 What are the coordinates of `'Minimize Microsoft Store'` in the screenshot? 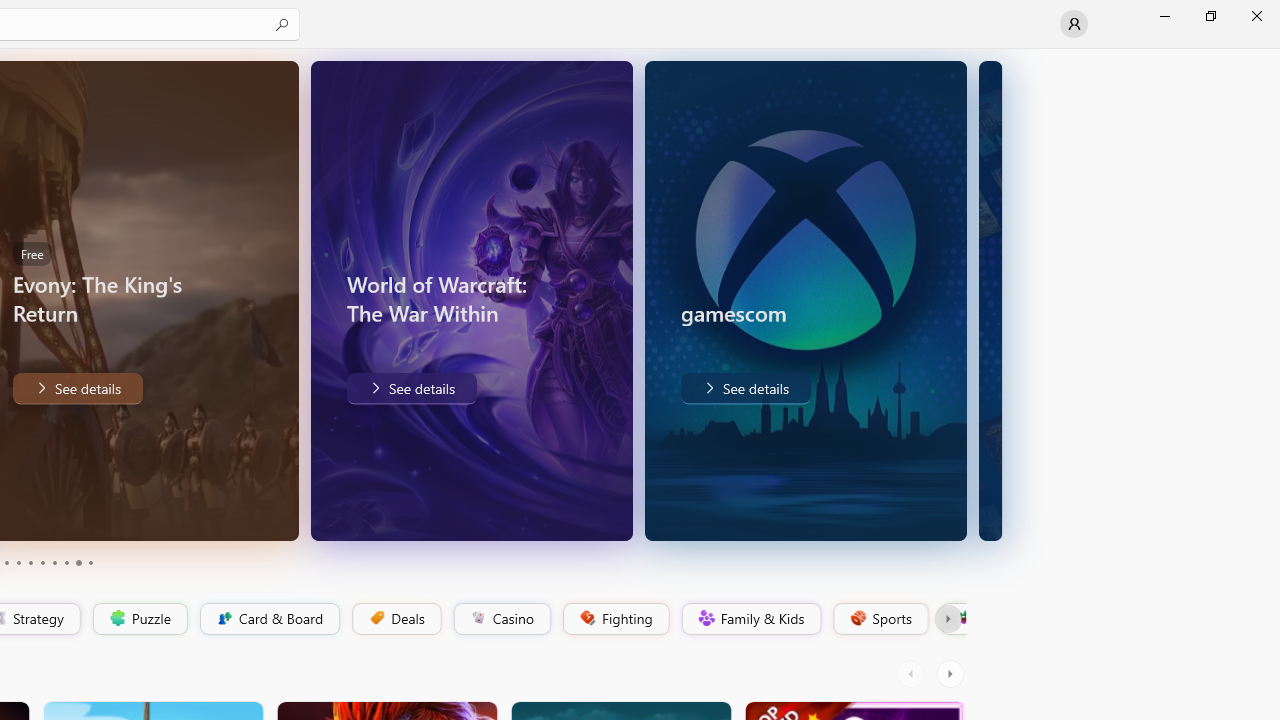 It's located at (1164, 15).